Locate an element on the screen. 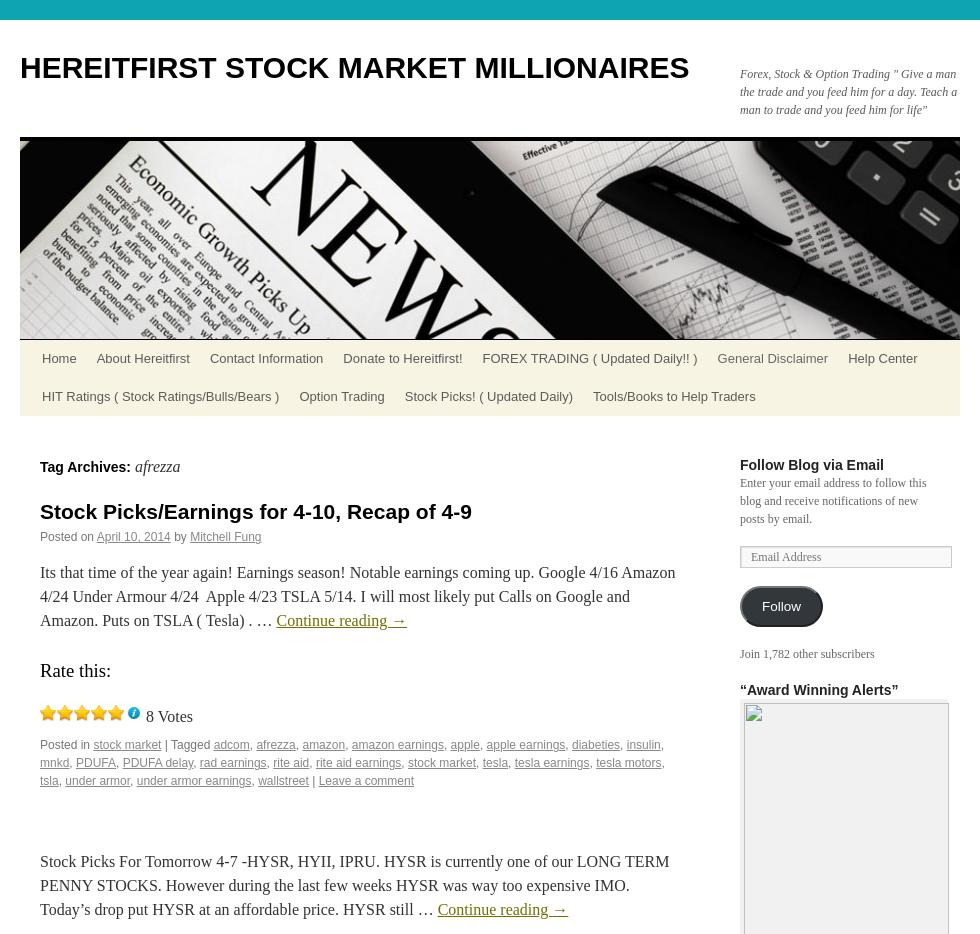 The image size is (980, 934). 'rad earnings' is located at coordinates (199, 761).